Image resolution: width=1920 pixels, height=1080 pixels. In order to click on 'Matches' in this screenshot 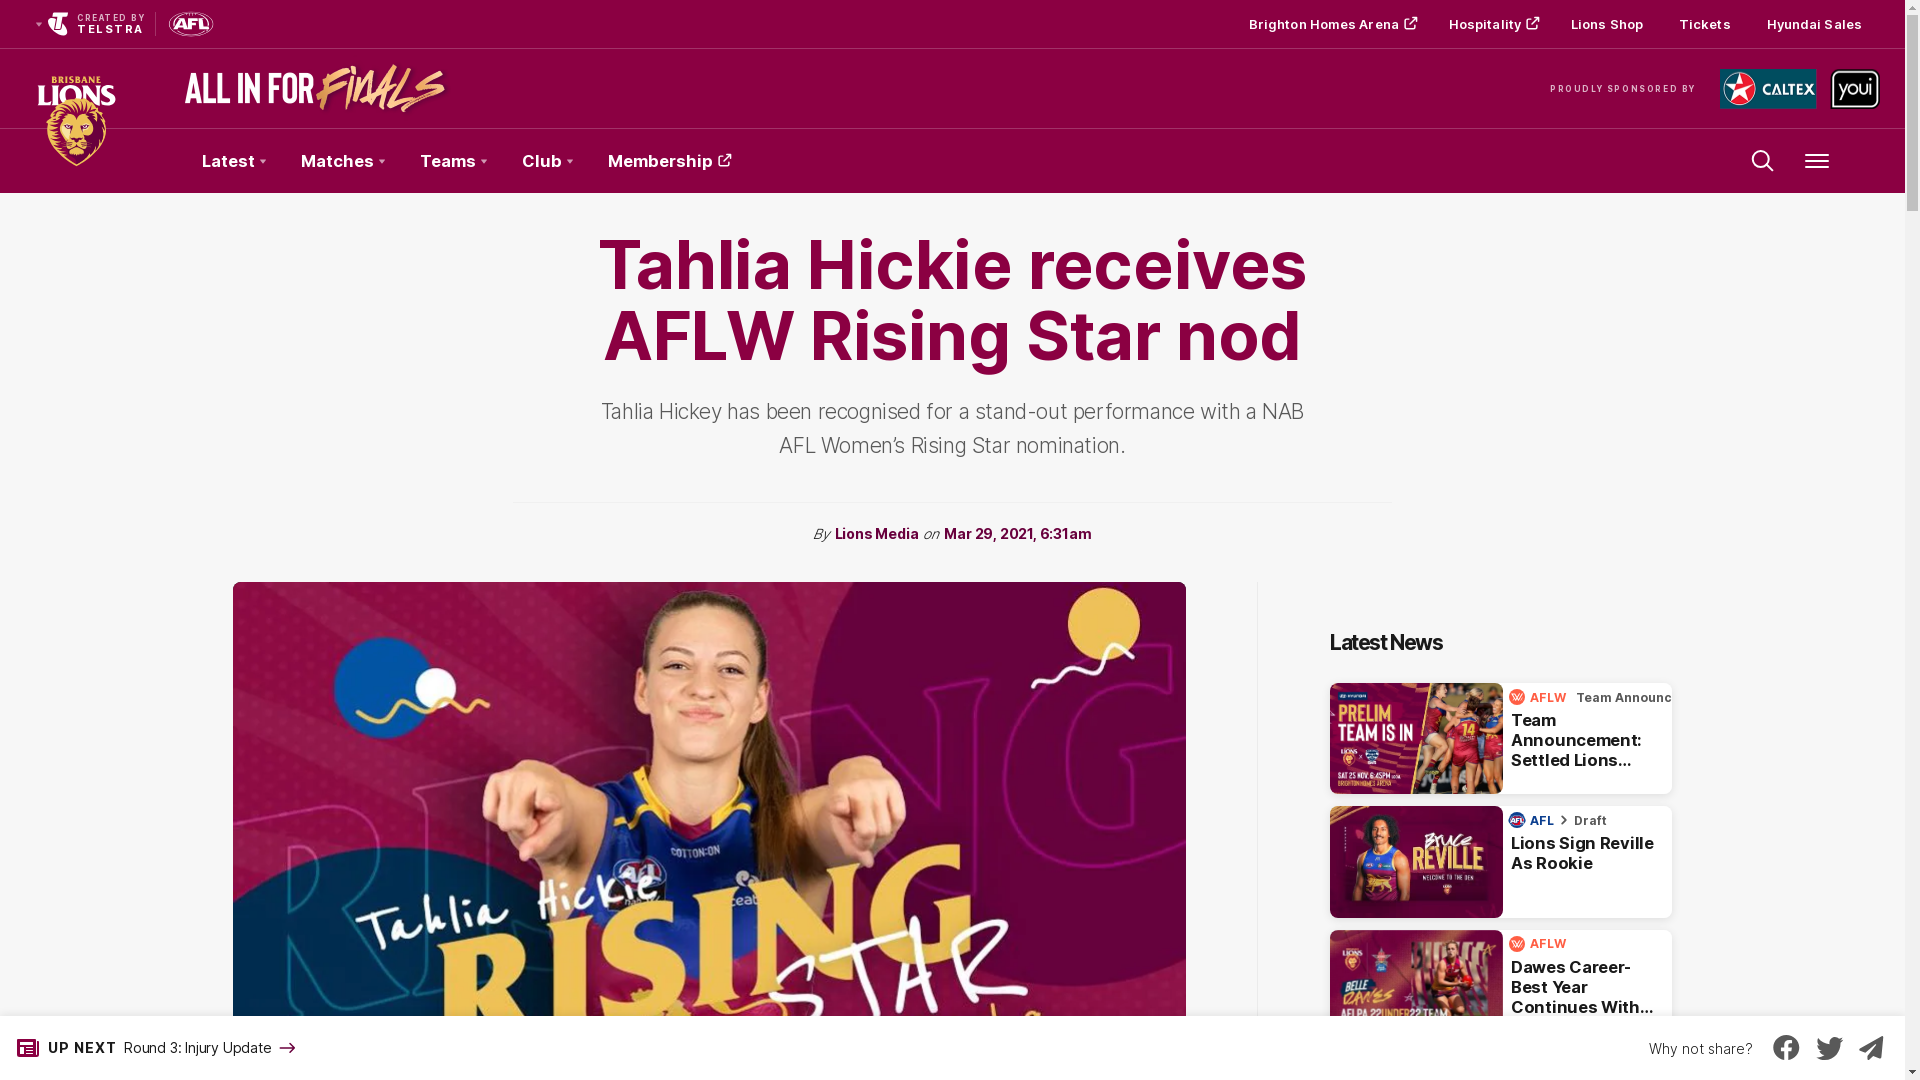, I will do `click(342, 160)`.